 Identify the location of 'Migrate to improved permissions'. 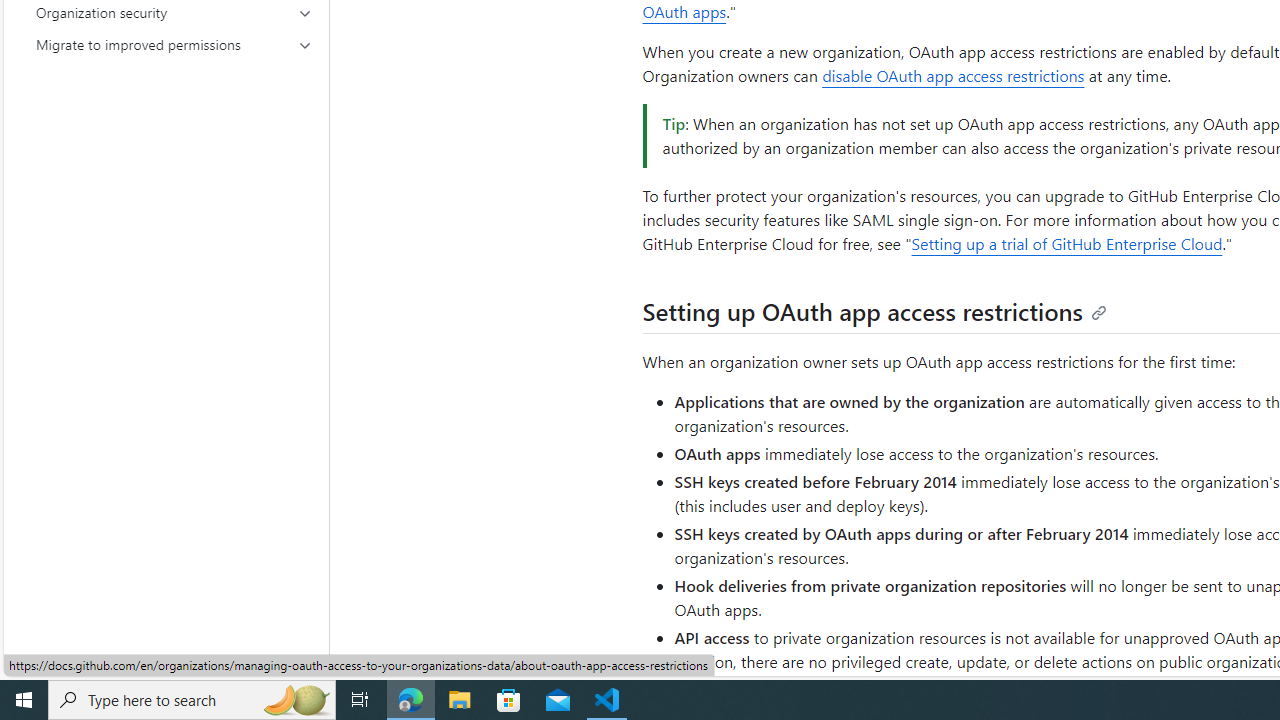
(174, 45).